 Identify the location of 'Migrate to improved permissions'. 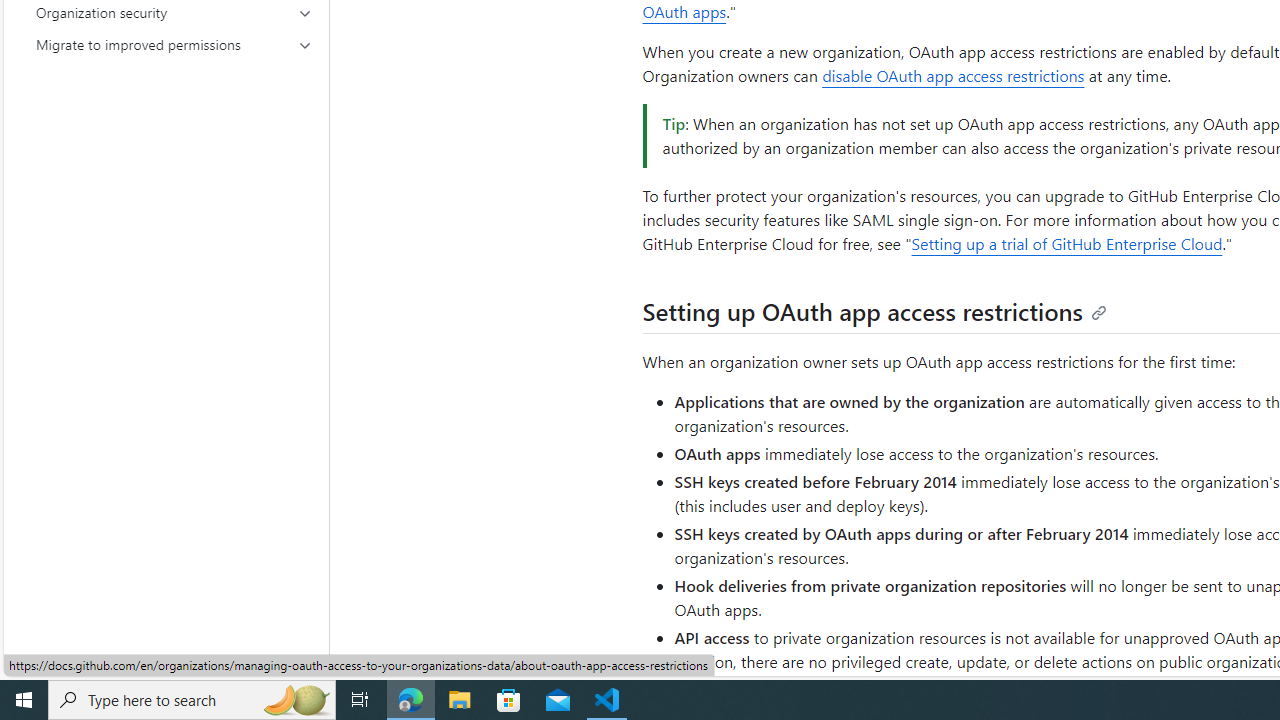
(174, 45).